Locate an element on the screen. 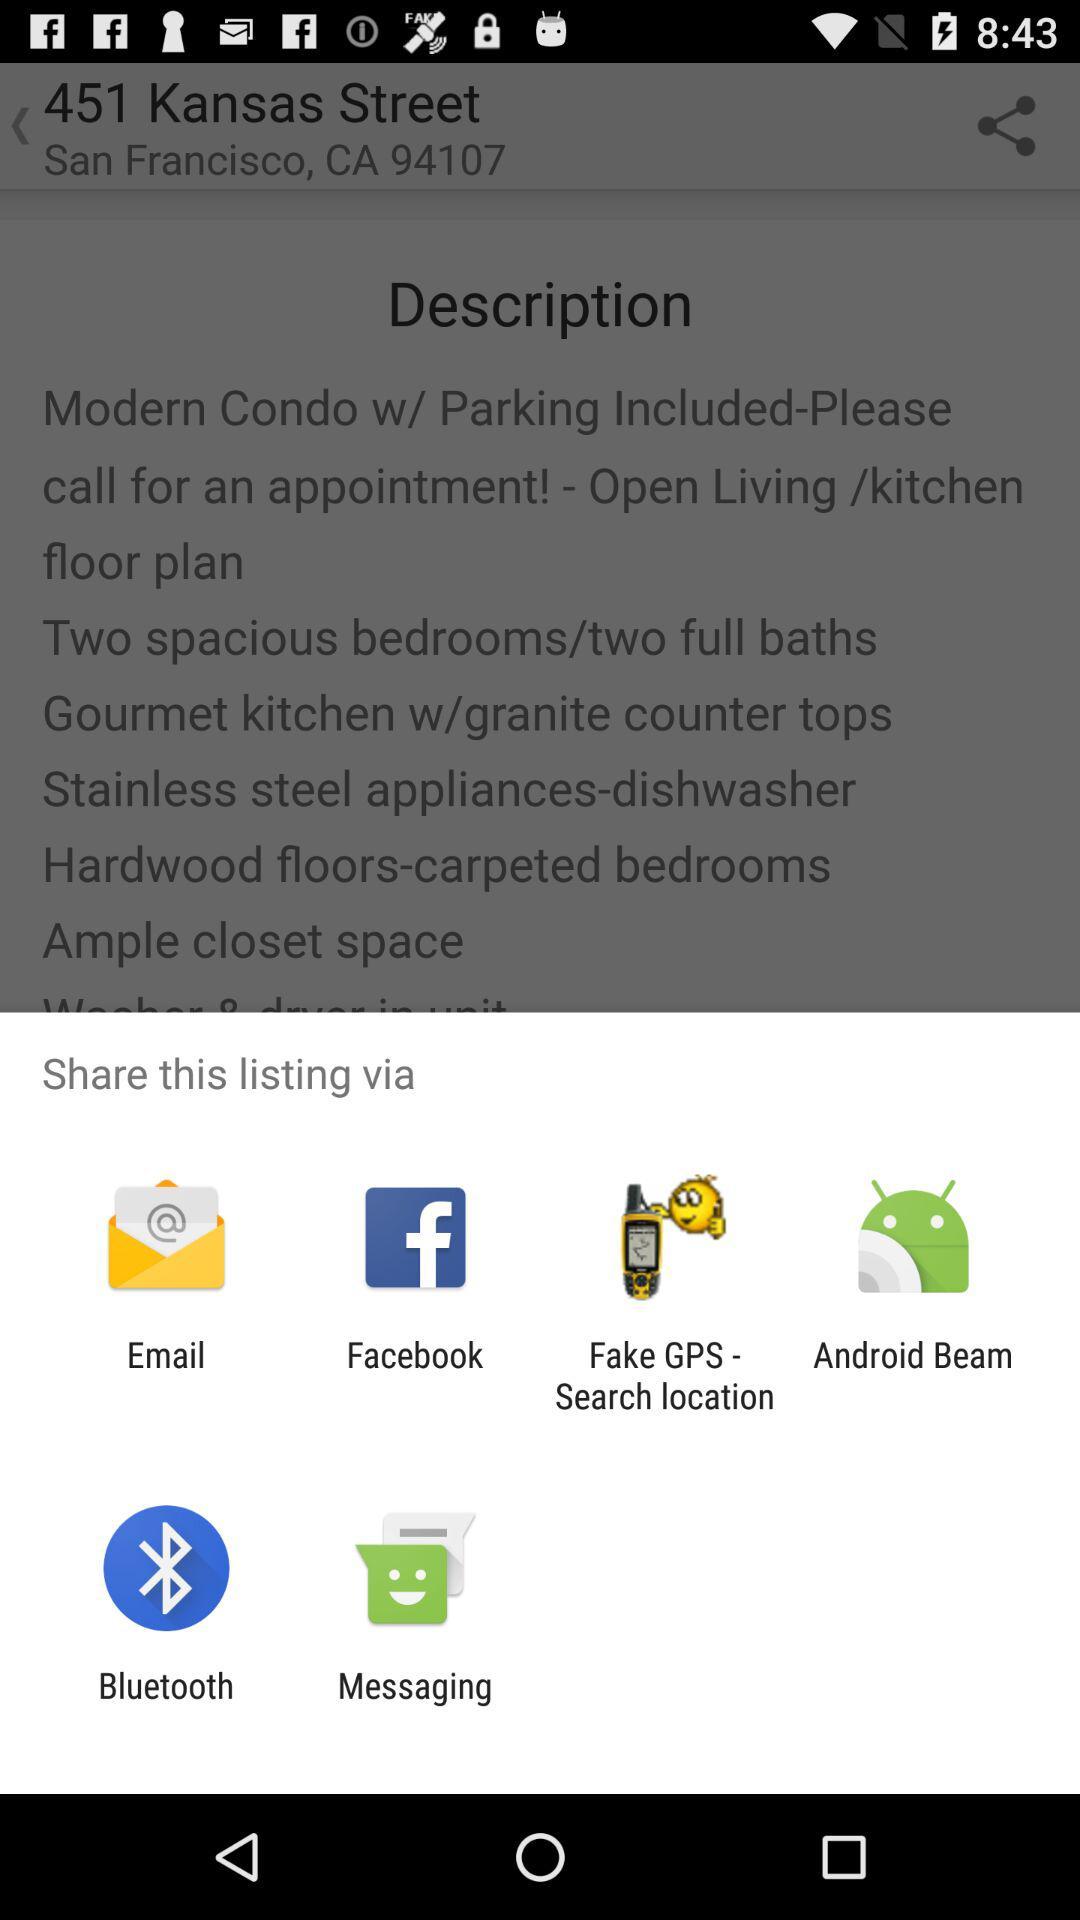 The height and width of the screenshot is (1920, 1080). icon to the left of fake gps search item is located at coordinates (414, 1374).